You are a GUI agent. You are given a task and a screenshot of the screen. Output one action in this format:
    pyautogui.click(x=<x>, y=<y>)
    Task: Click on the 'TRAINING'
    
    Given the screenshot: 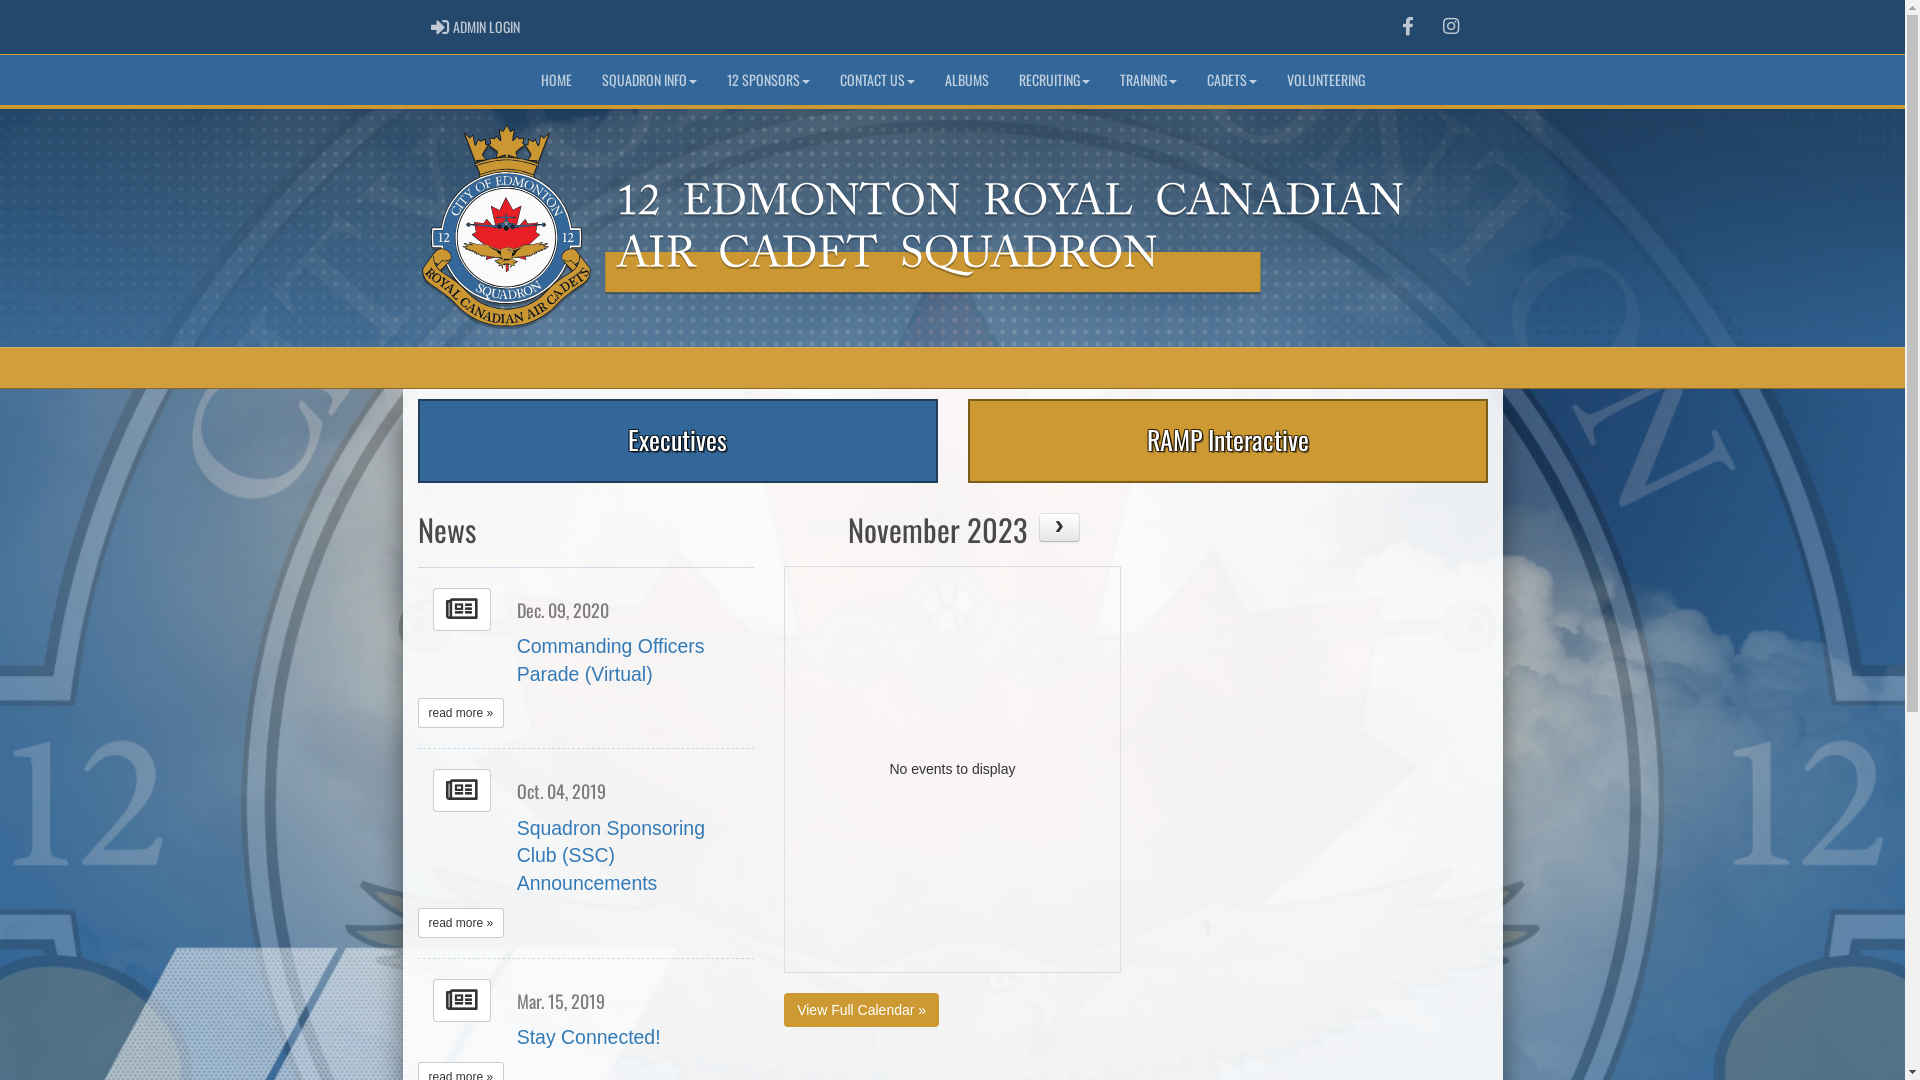 What is the action you would take?
    pyautogui.click(x=1147, y=79)
    